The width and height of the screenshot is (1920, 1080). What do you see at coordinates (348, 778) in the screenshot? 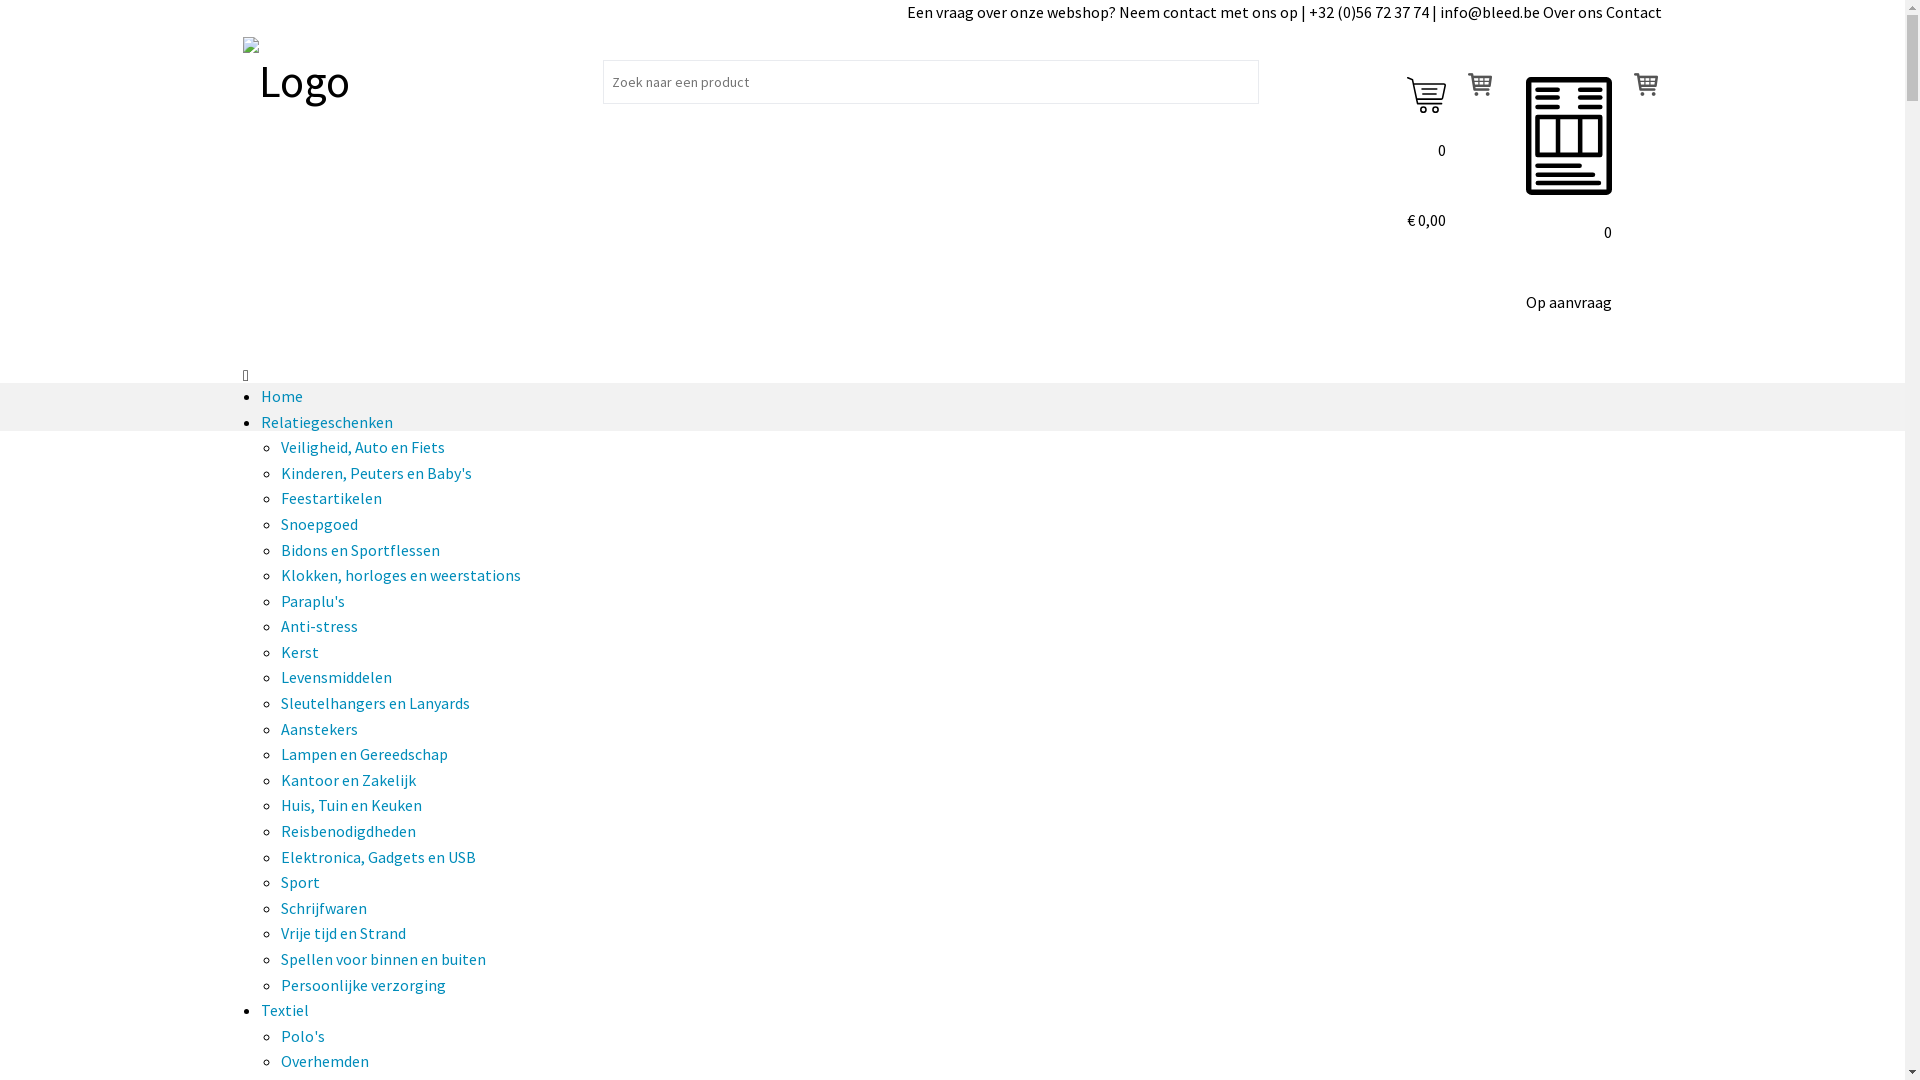
I see `'Kantoor en Zakelijk'` at bounding box center [348, 778].